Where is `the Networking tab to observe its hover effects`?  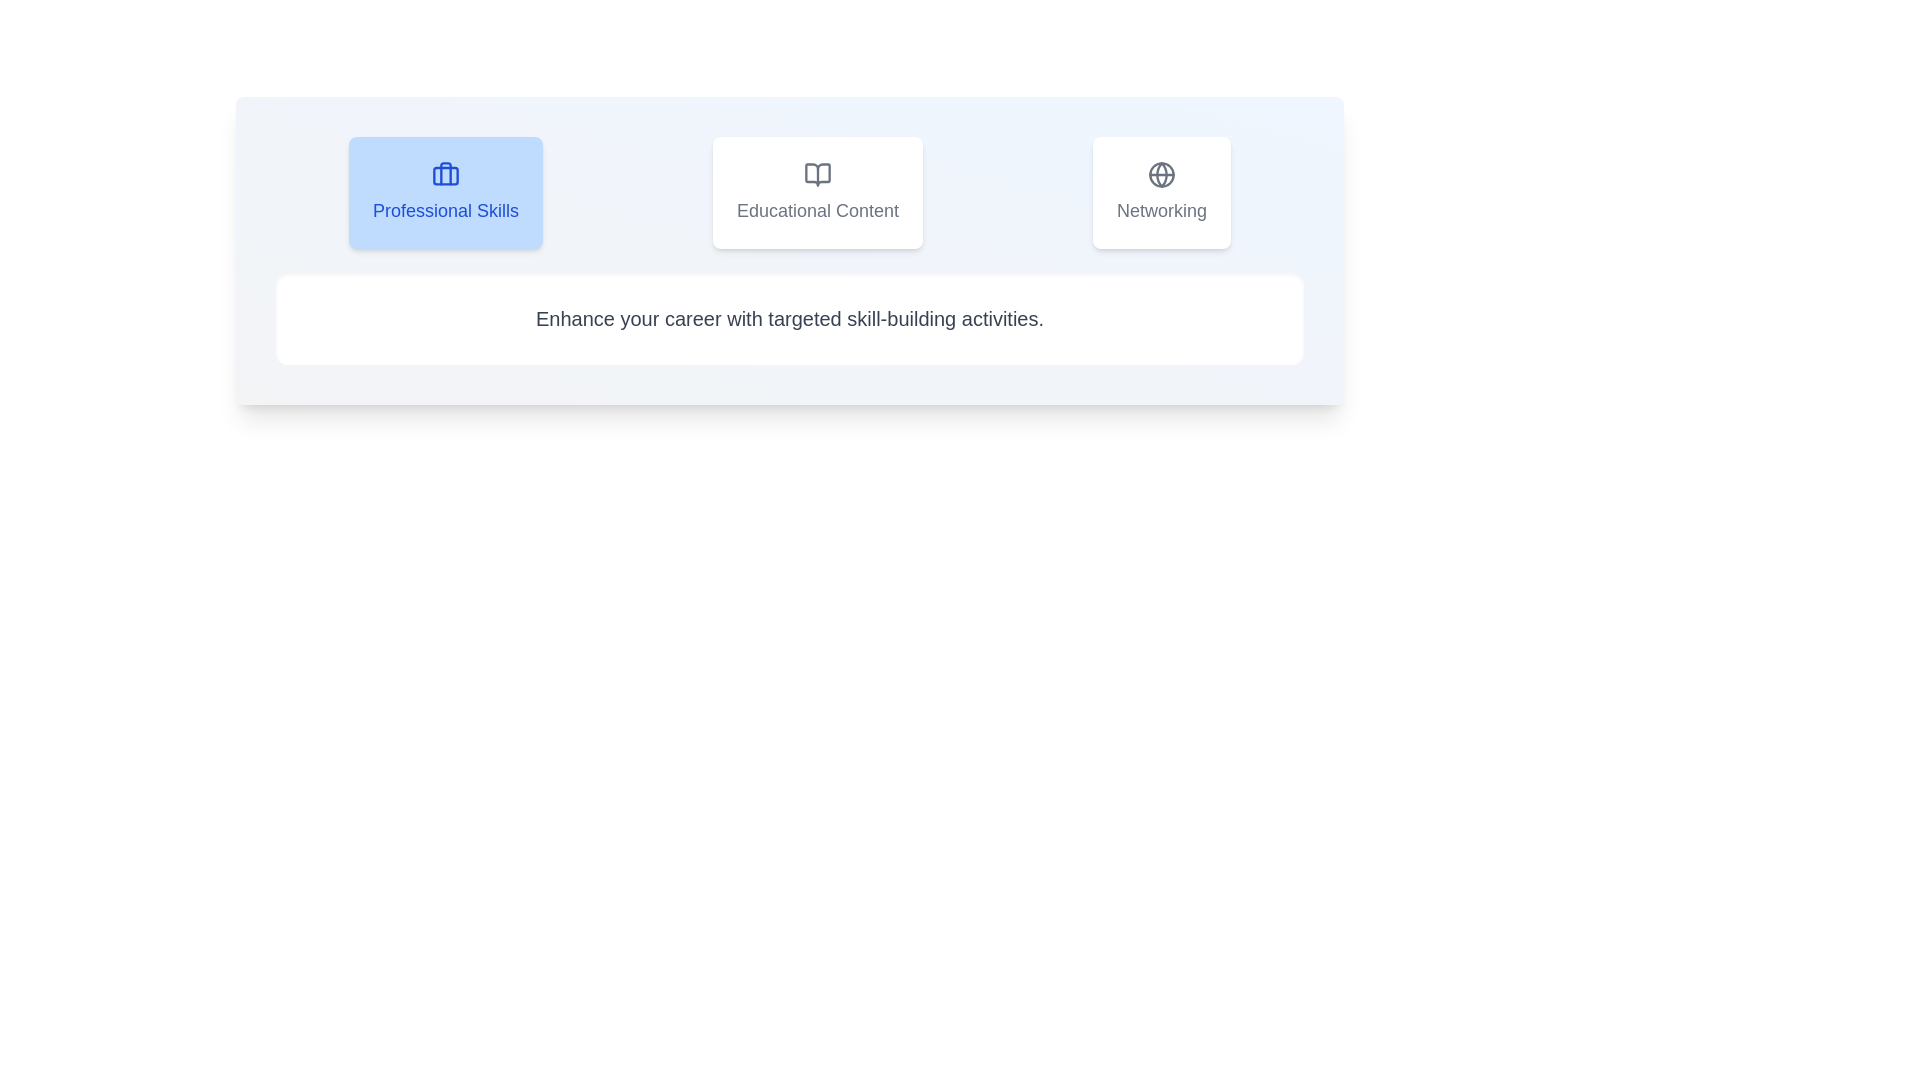
the Networking tab to observe its hover effects is located at coordinates (1161, 192).